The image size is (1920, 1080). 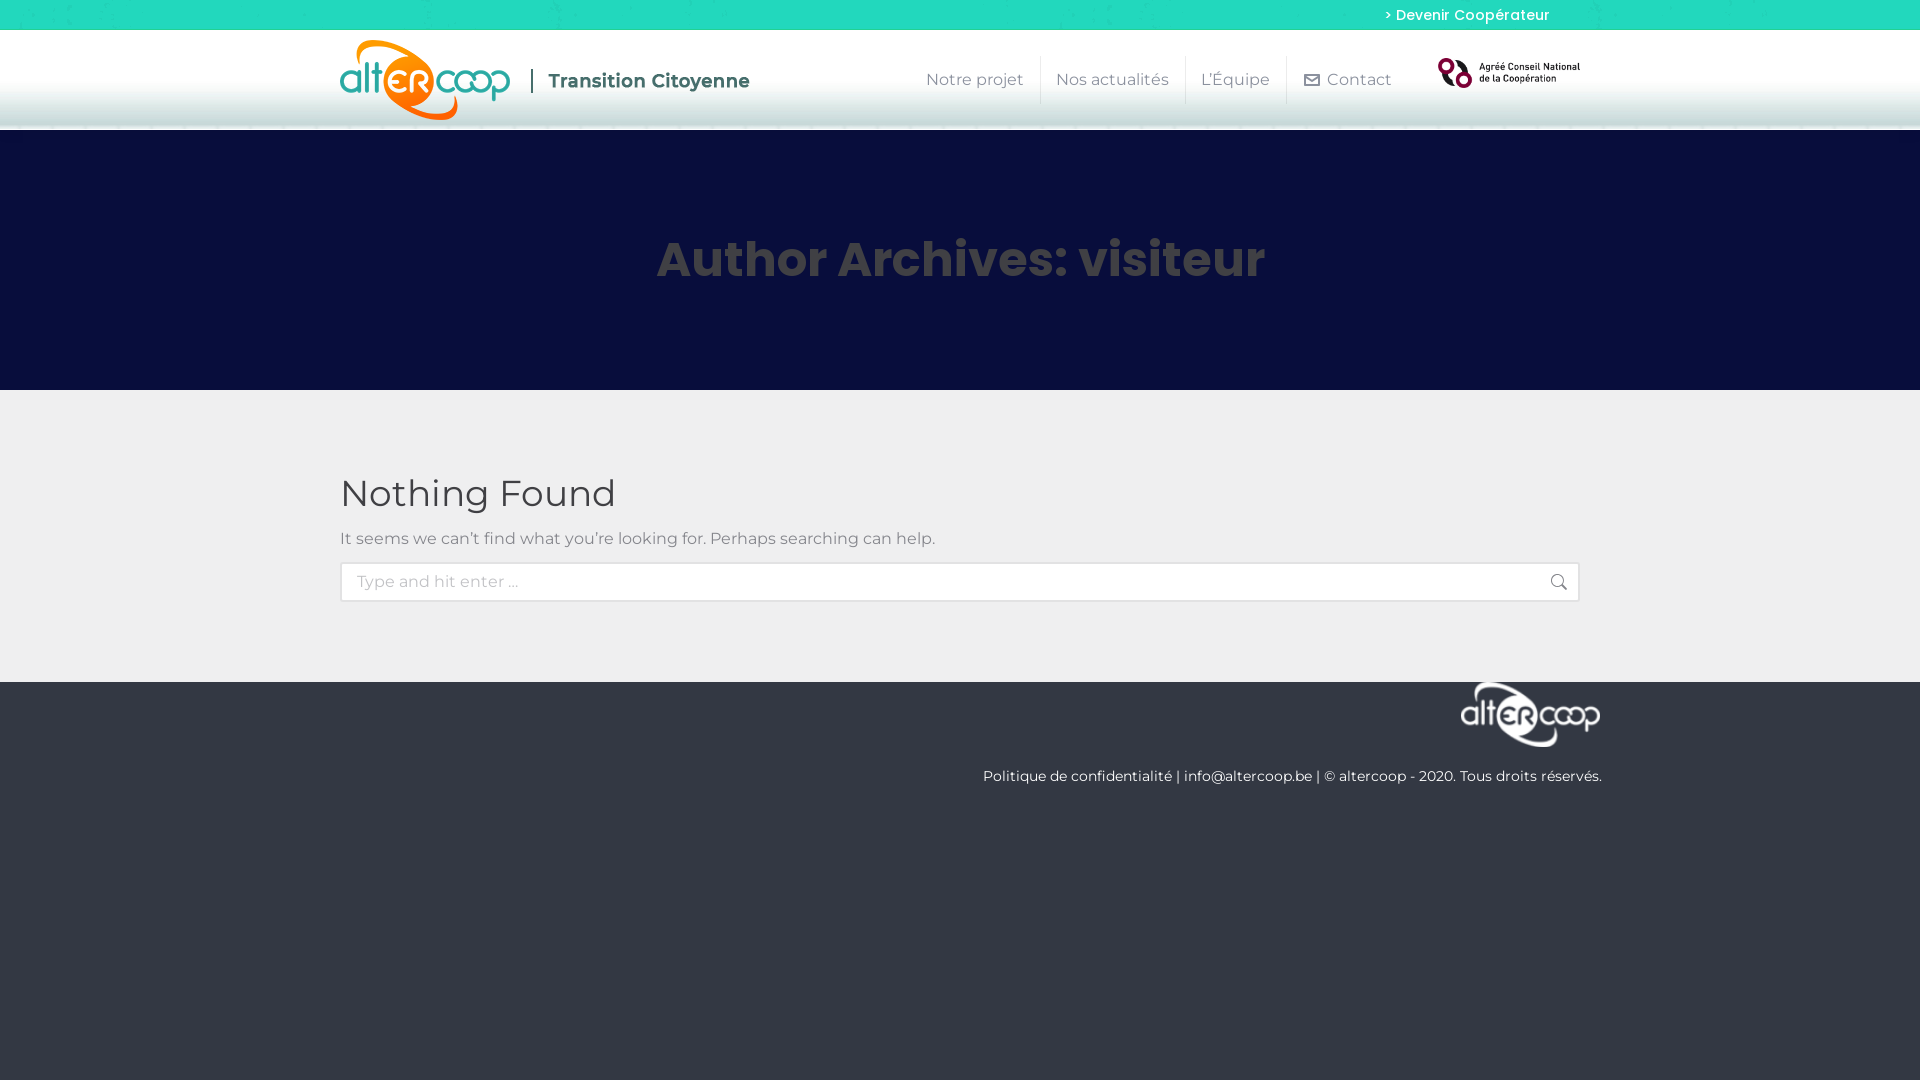 I want to click on 'Notre projet', so click(x=974, y=79).